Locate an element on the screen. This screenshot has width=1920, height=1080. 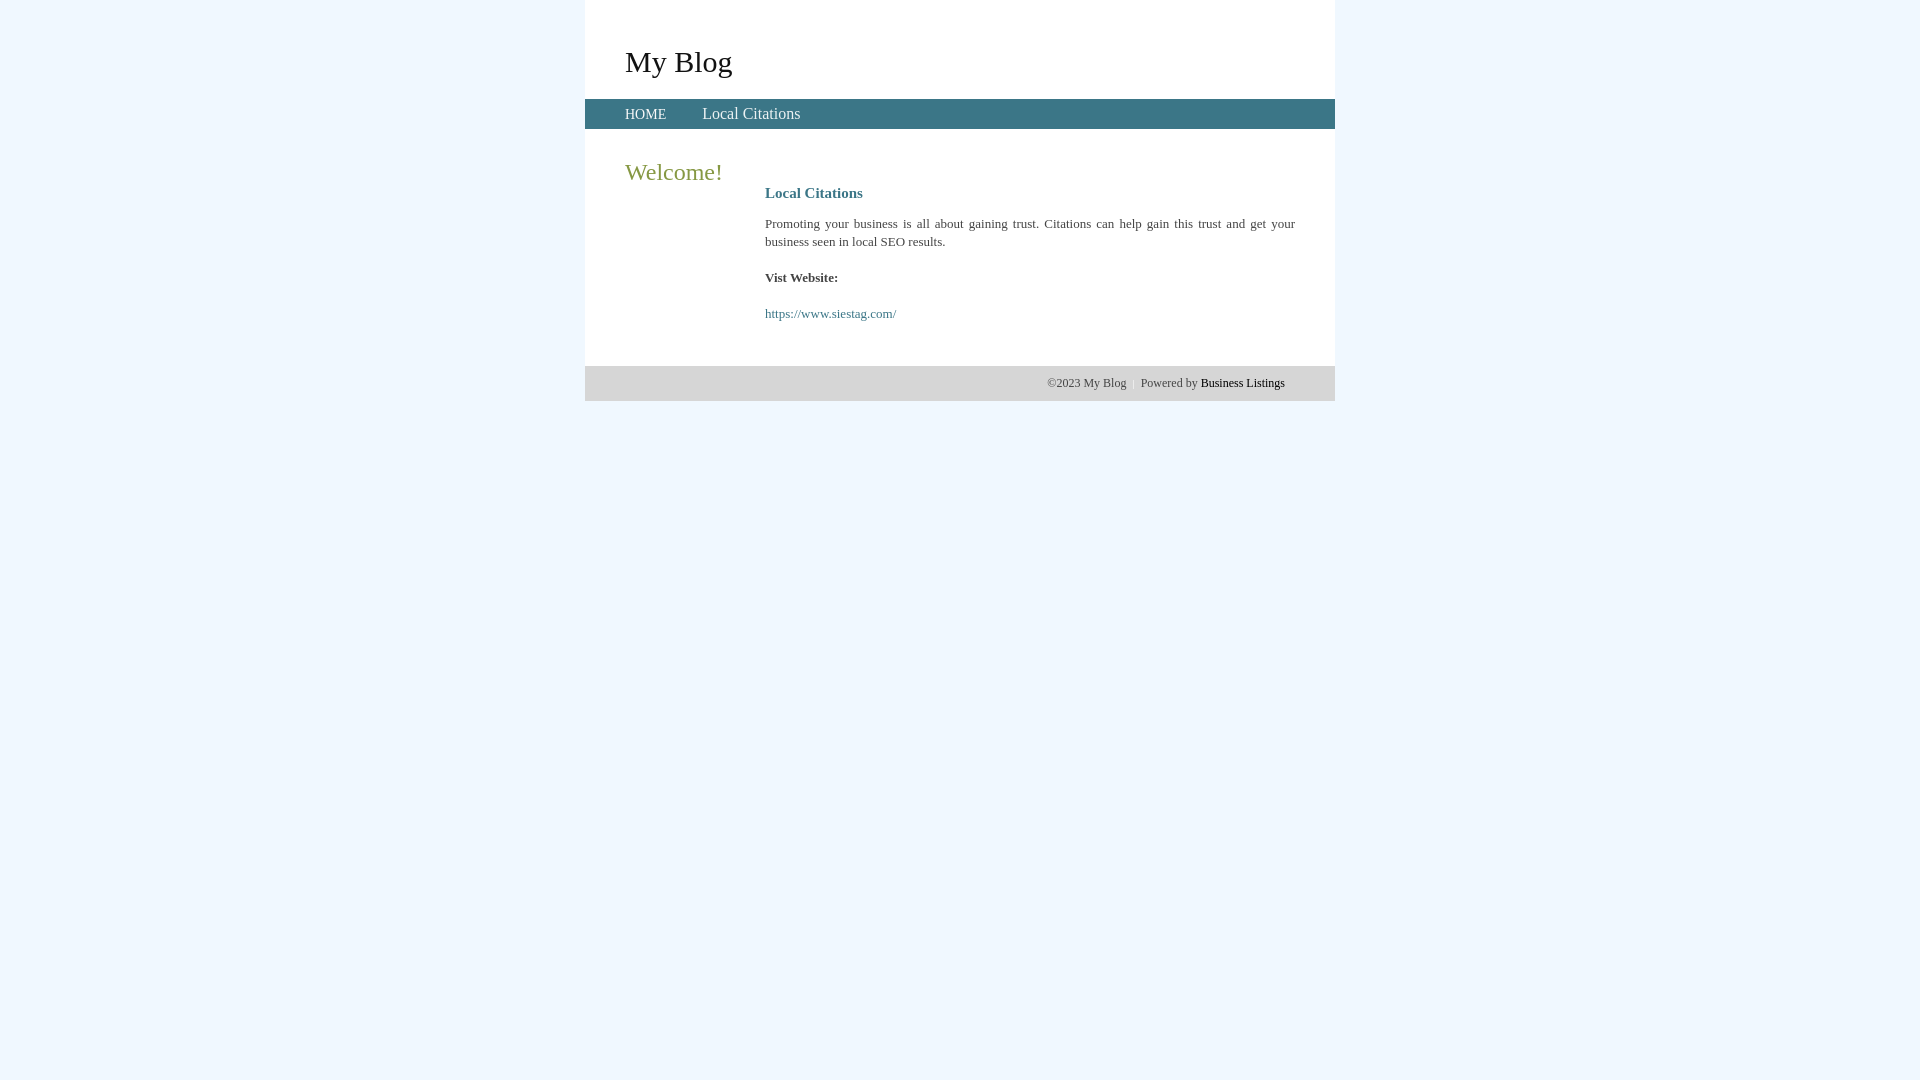
'https://www.siestag.com/' is located at coordinates (830, 313).